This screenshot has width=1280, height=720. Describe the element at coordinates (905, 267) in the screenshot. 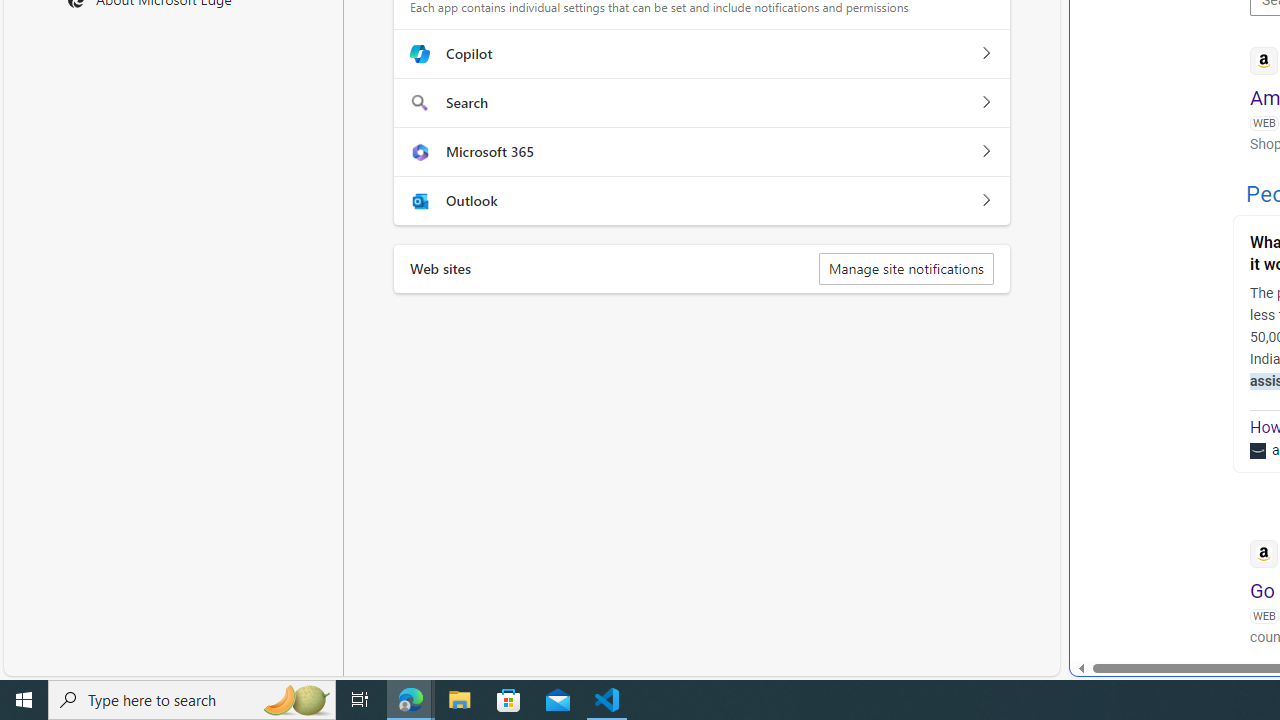

I see `'Manage site notifications'` at that location.